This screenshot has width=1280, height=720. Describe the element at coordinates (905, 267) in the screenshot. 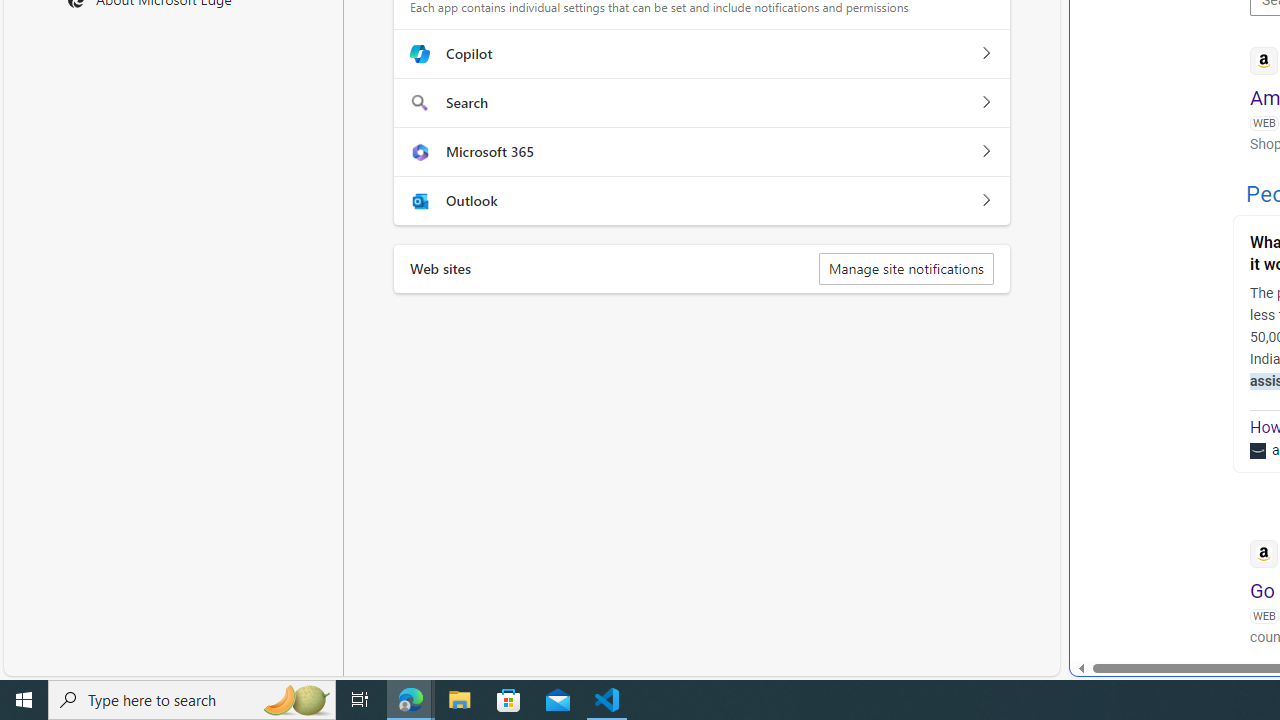

I see `'Manage site notifications'` at that location.